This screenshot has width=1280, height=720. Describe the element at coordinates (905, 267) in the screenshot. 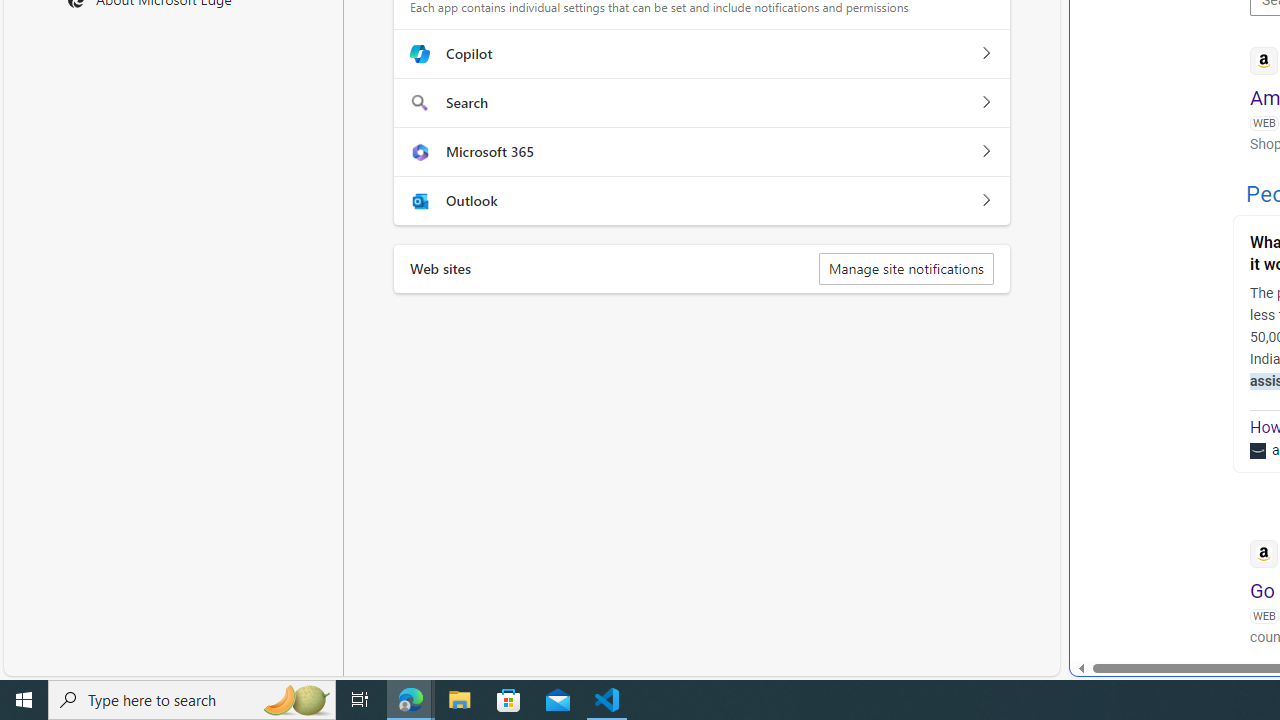

I see `'Manage site notifications'` at that location.